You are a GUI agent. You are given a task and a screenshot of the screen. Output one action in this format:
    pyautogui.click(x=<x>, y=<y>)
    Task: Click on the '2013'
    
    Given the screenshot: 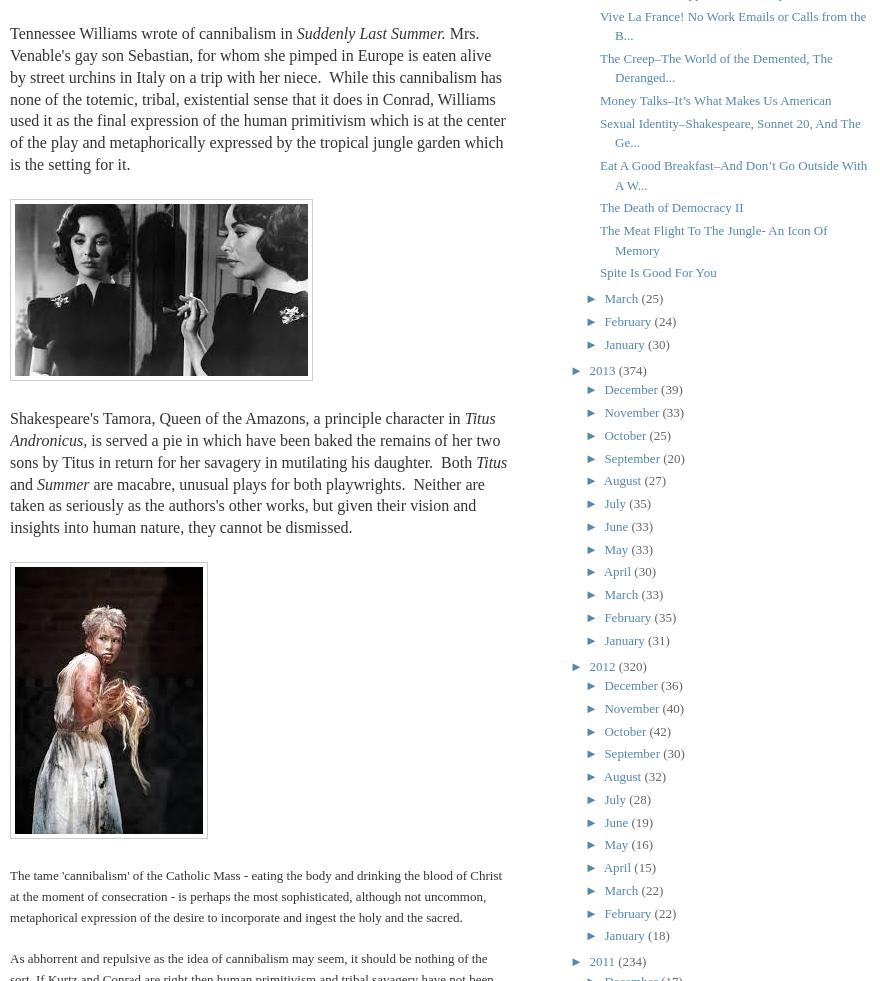 What is the action you would take?
    pyautogui.click(x=587, y=368)
    